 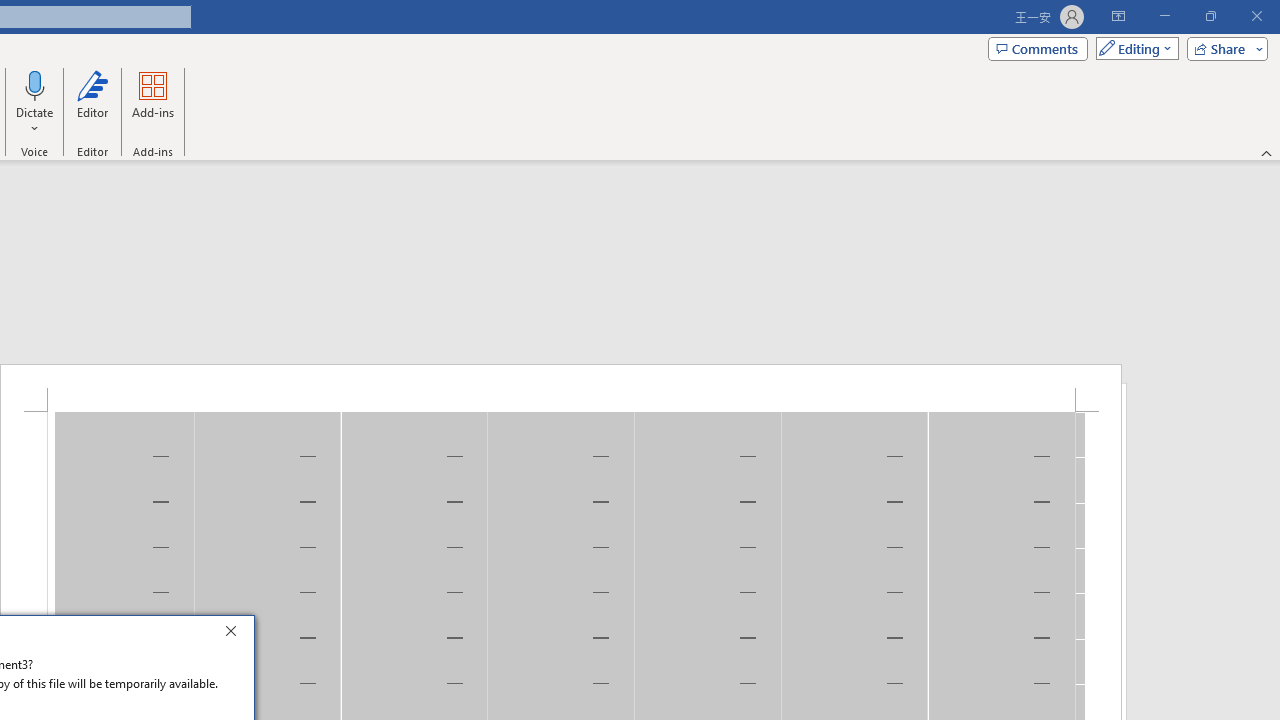 What do you see at coordinates (35, 103) in the screenshot?
I see `'Dictate'` at bounding box center [35, 103].